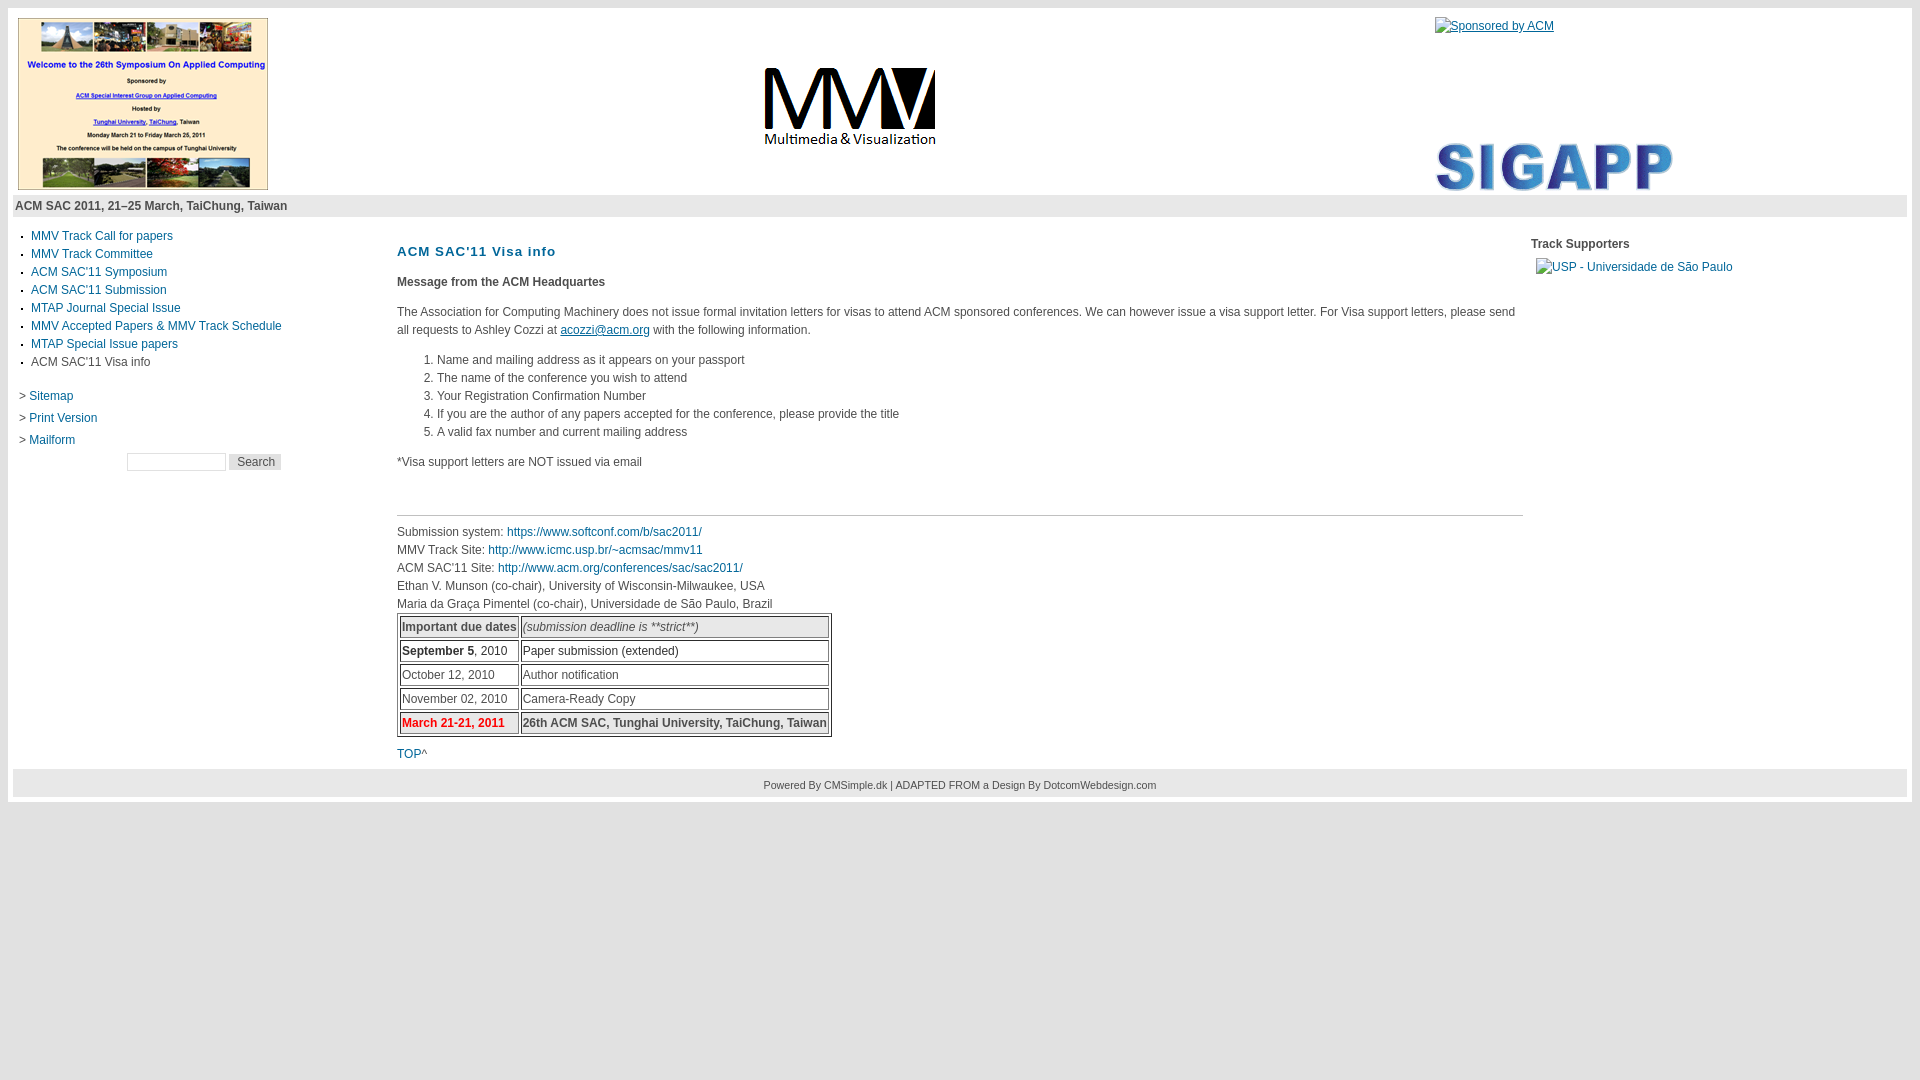 Image resolution: width=1920 pixels, height=1080 pixels. I want to click on 'Search', so click(253, 462).